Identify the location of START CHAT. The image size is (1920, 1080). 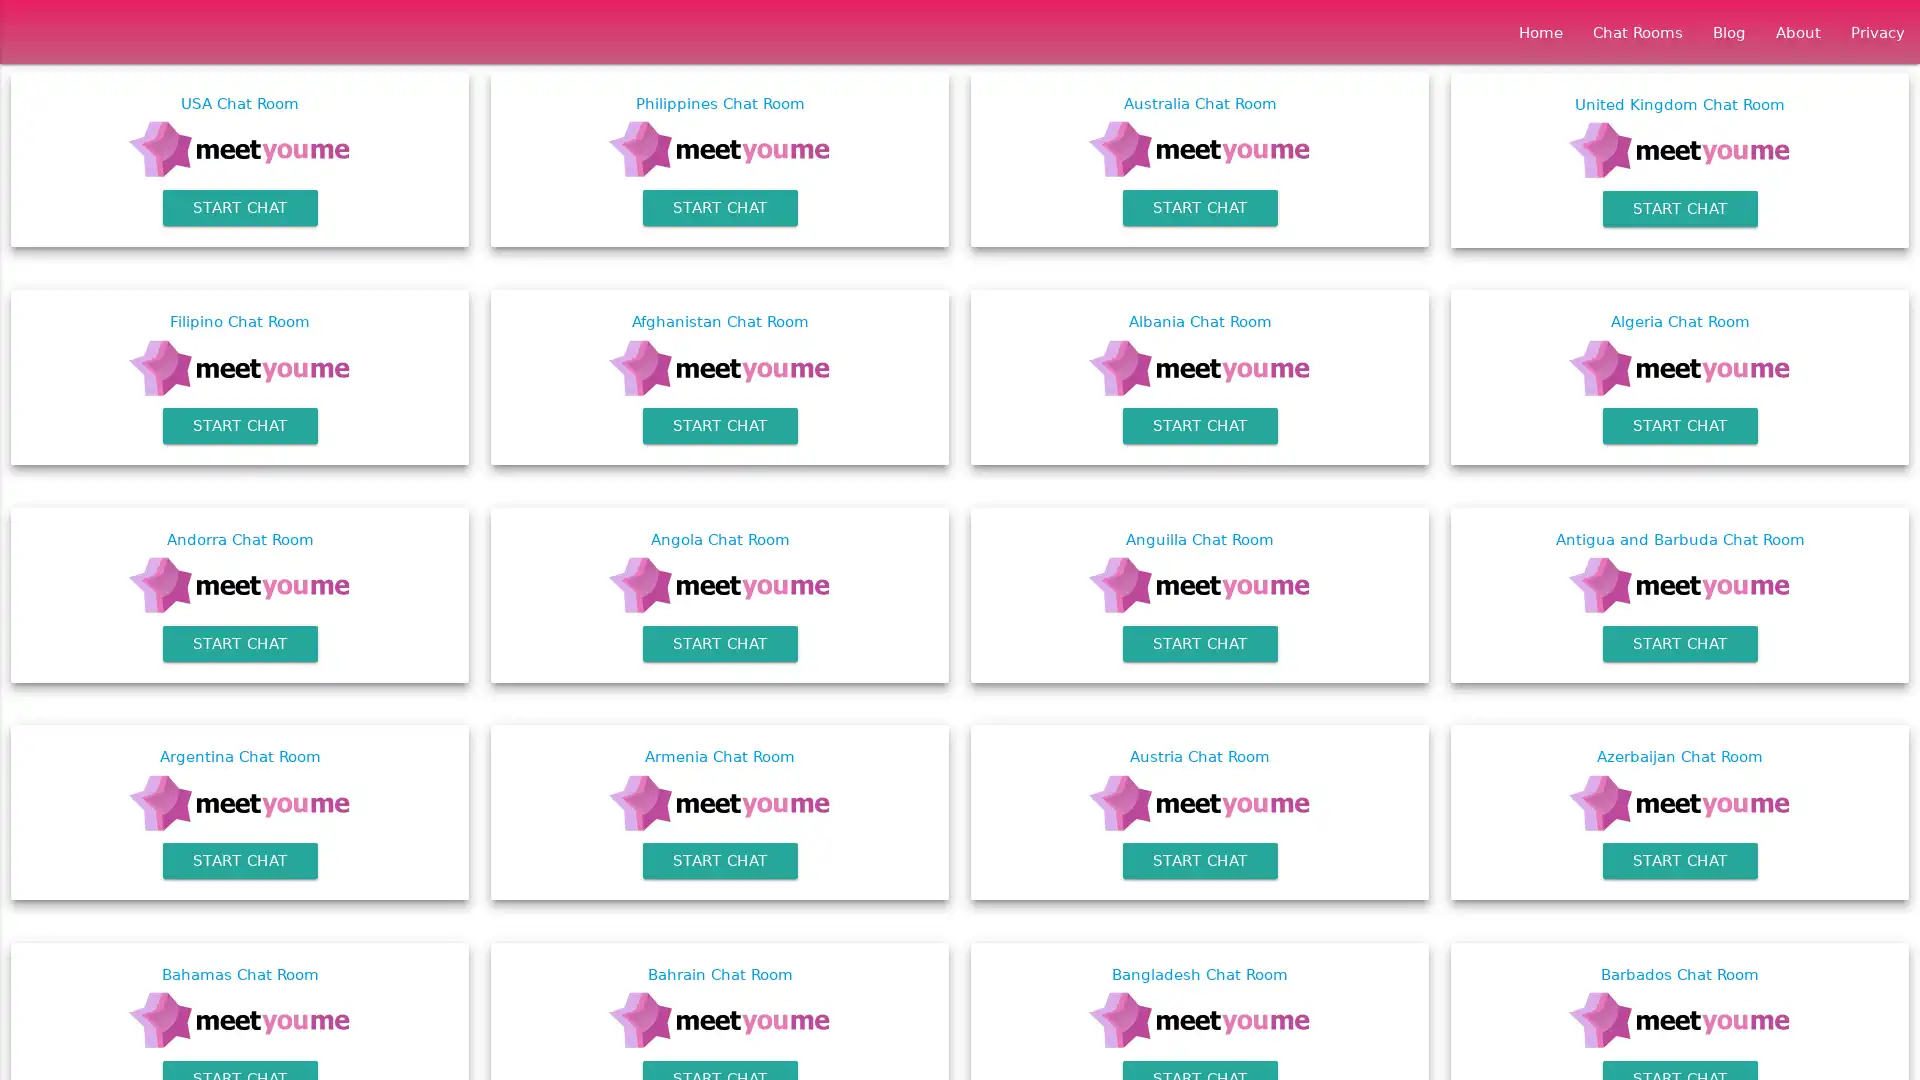
(1199, 207).